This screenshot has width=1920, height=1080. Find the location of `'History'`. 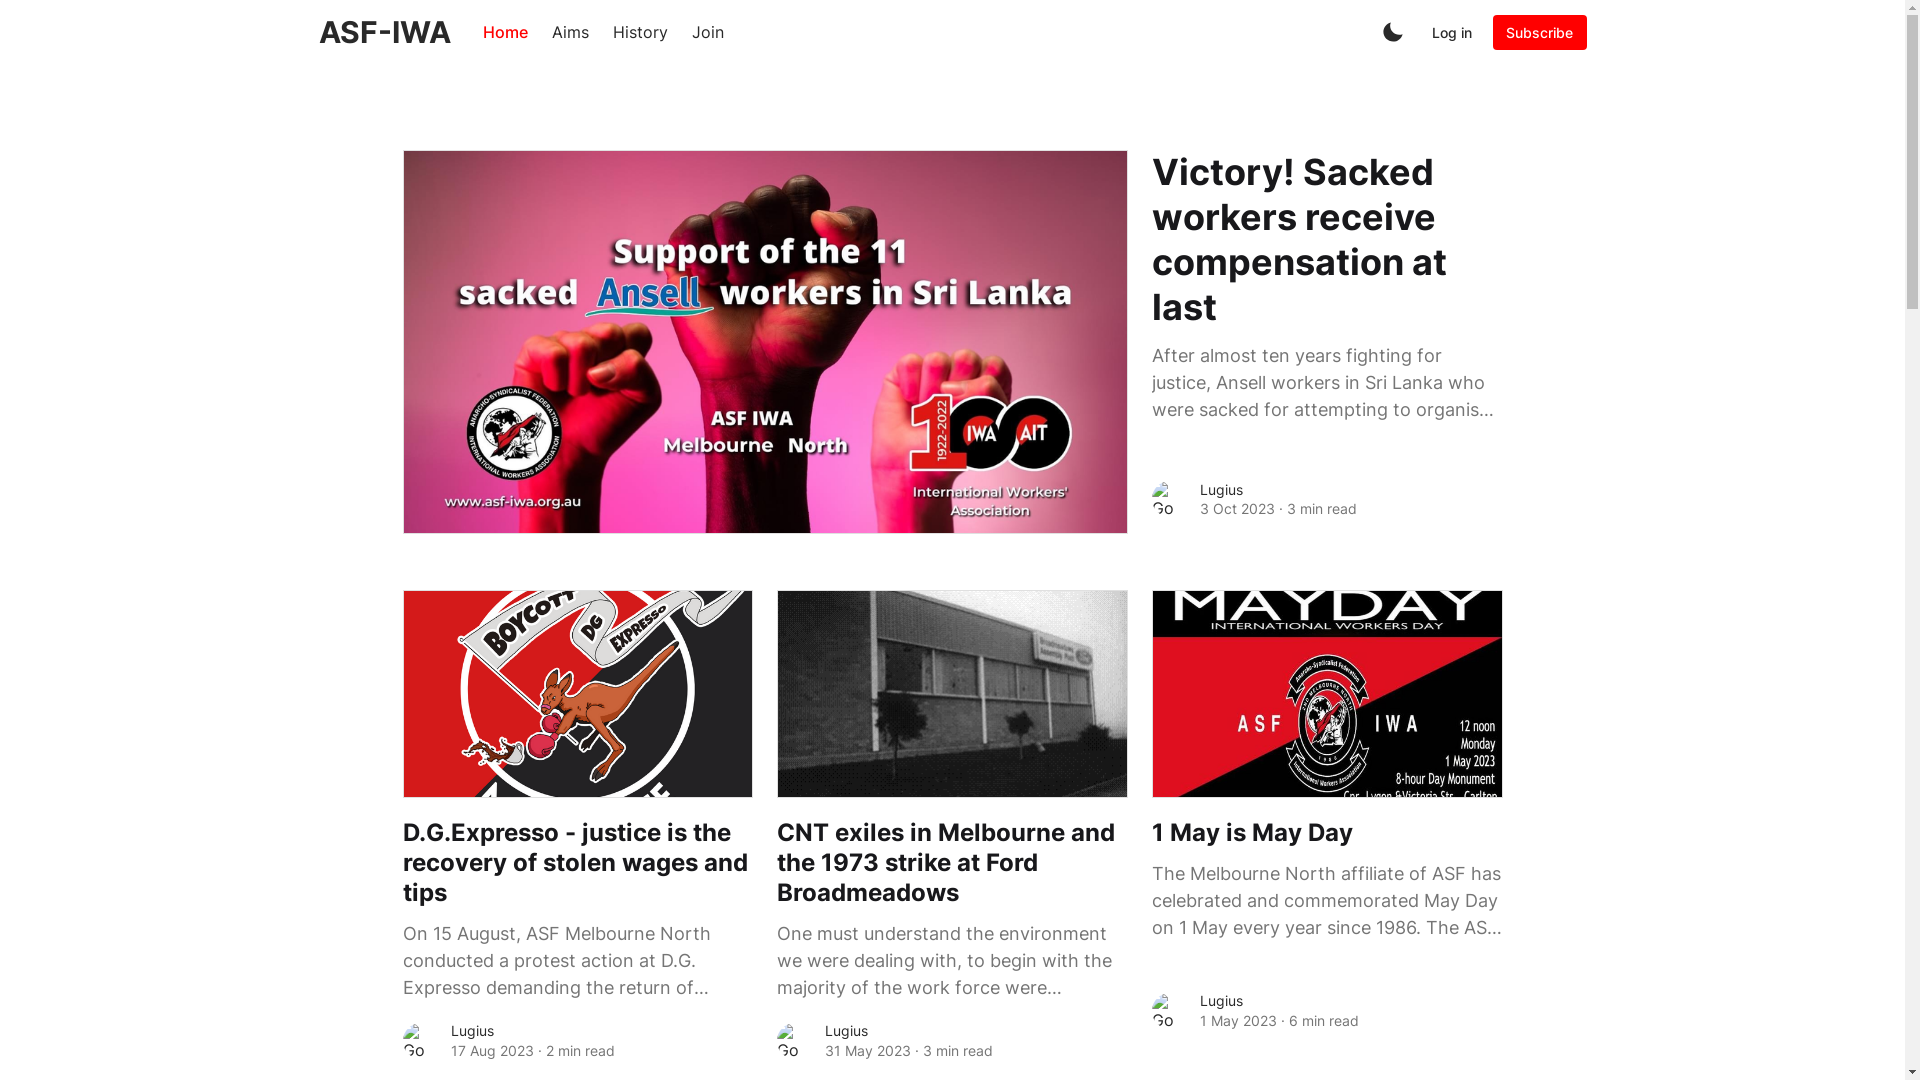

'History' is located at coordinates (599, 31).